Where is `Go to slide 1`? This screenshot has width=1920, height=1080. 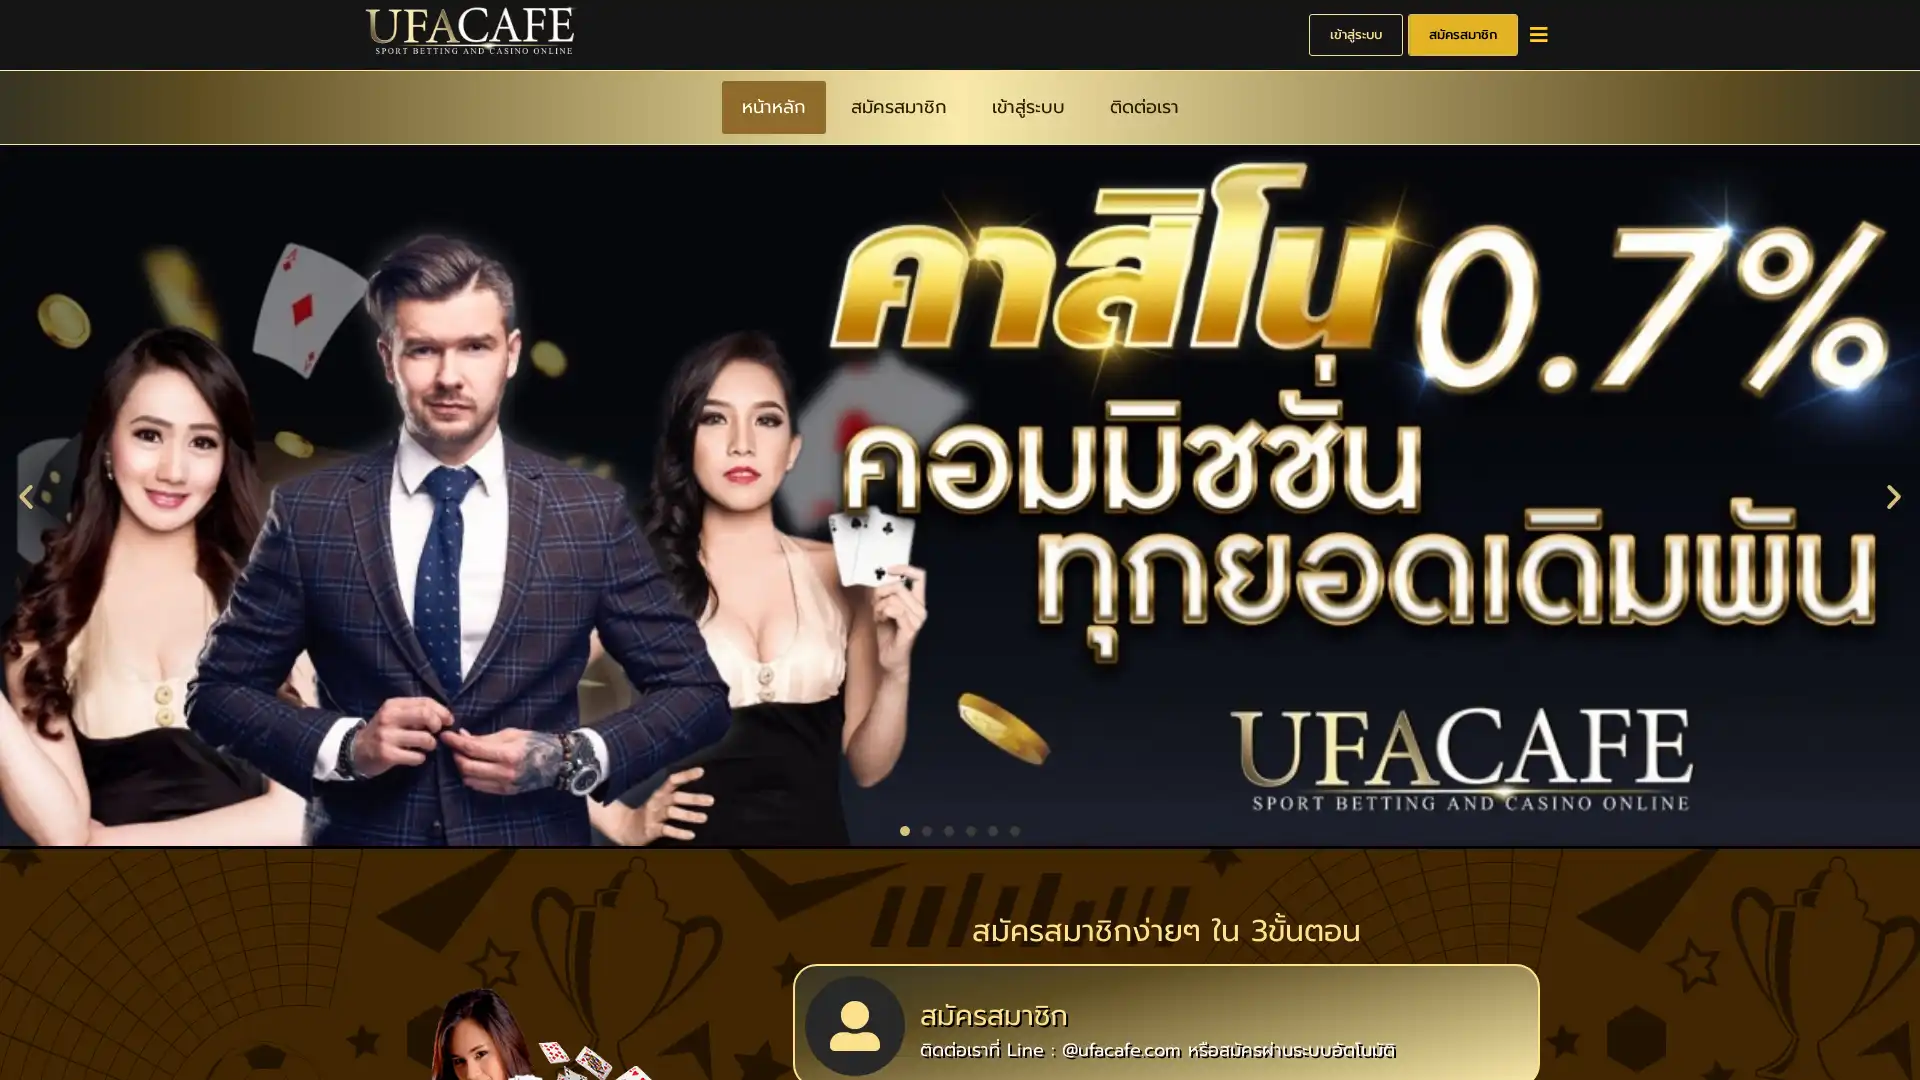 Go to slide 1 is located at coordinates (904, 828).